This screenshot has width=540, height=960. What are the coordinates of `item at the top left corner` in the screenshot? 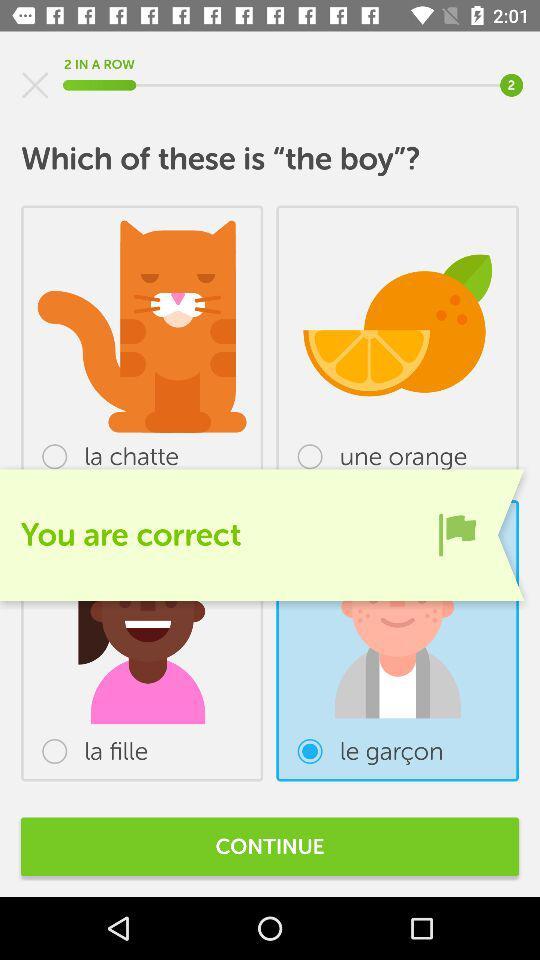 It's located at (35, 85).